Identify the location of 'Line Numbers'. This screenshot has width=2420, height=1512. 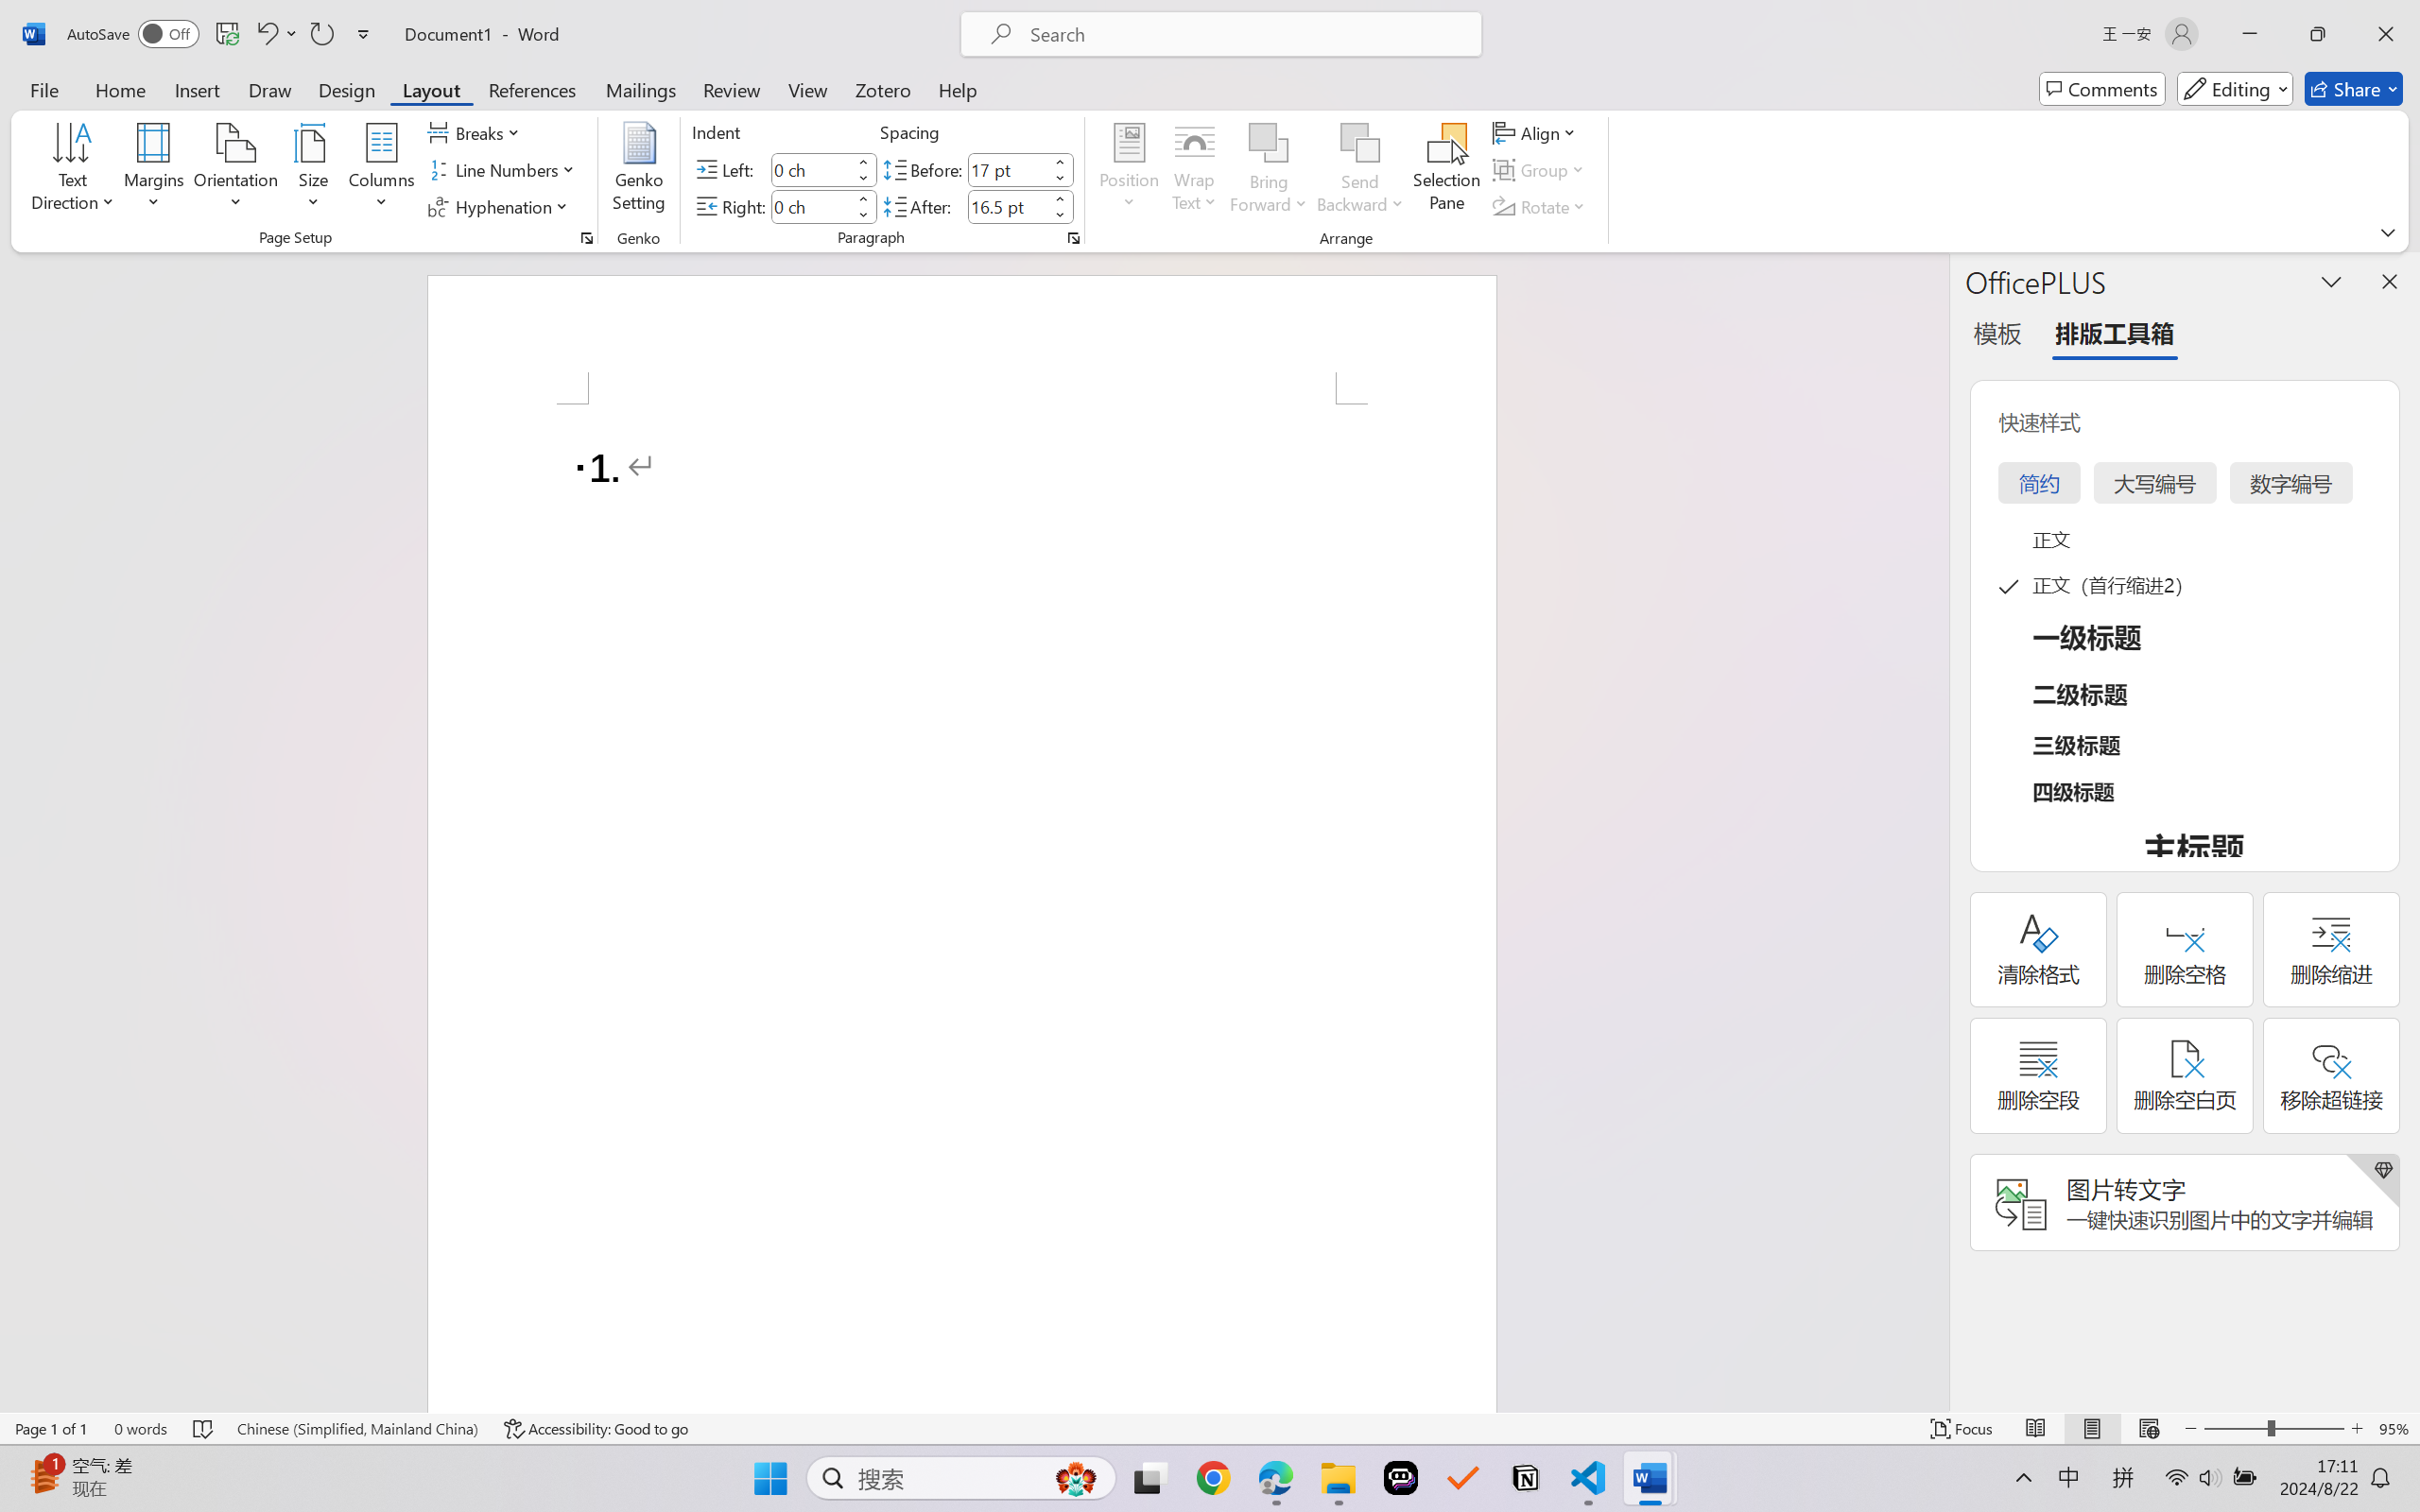
(503, 170).